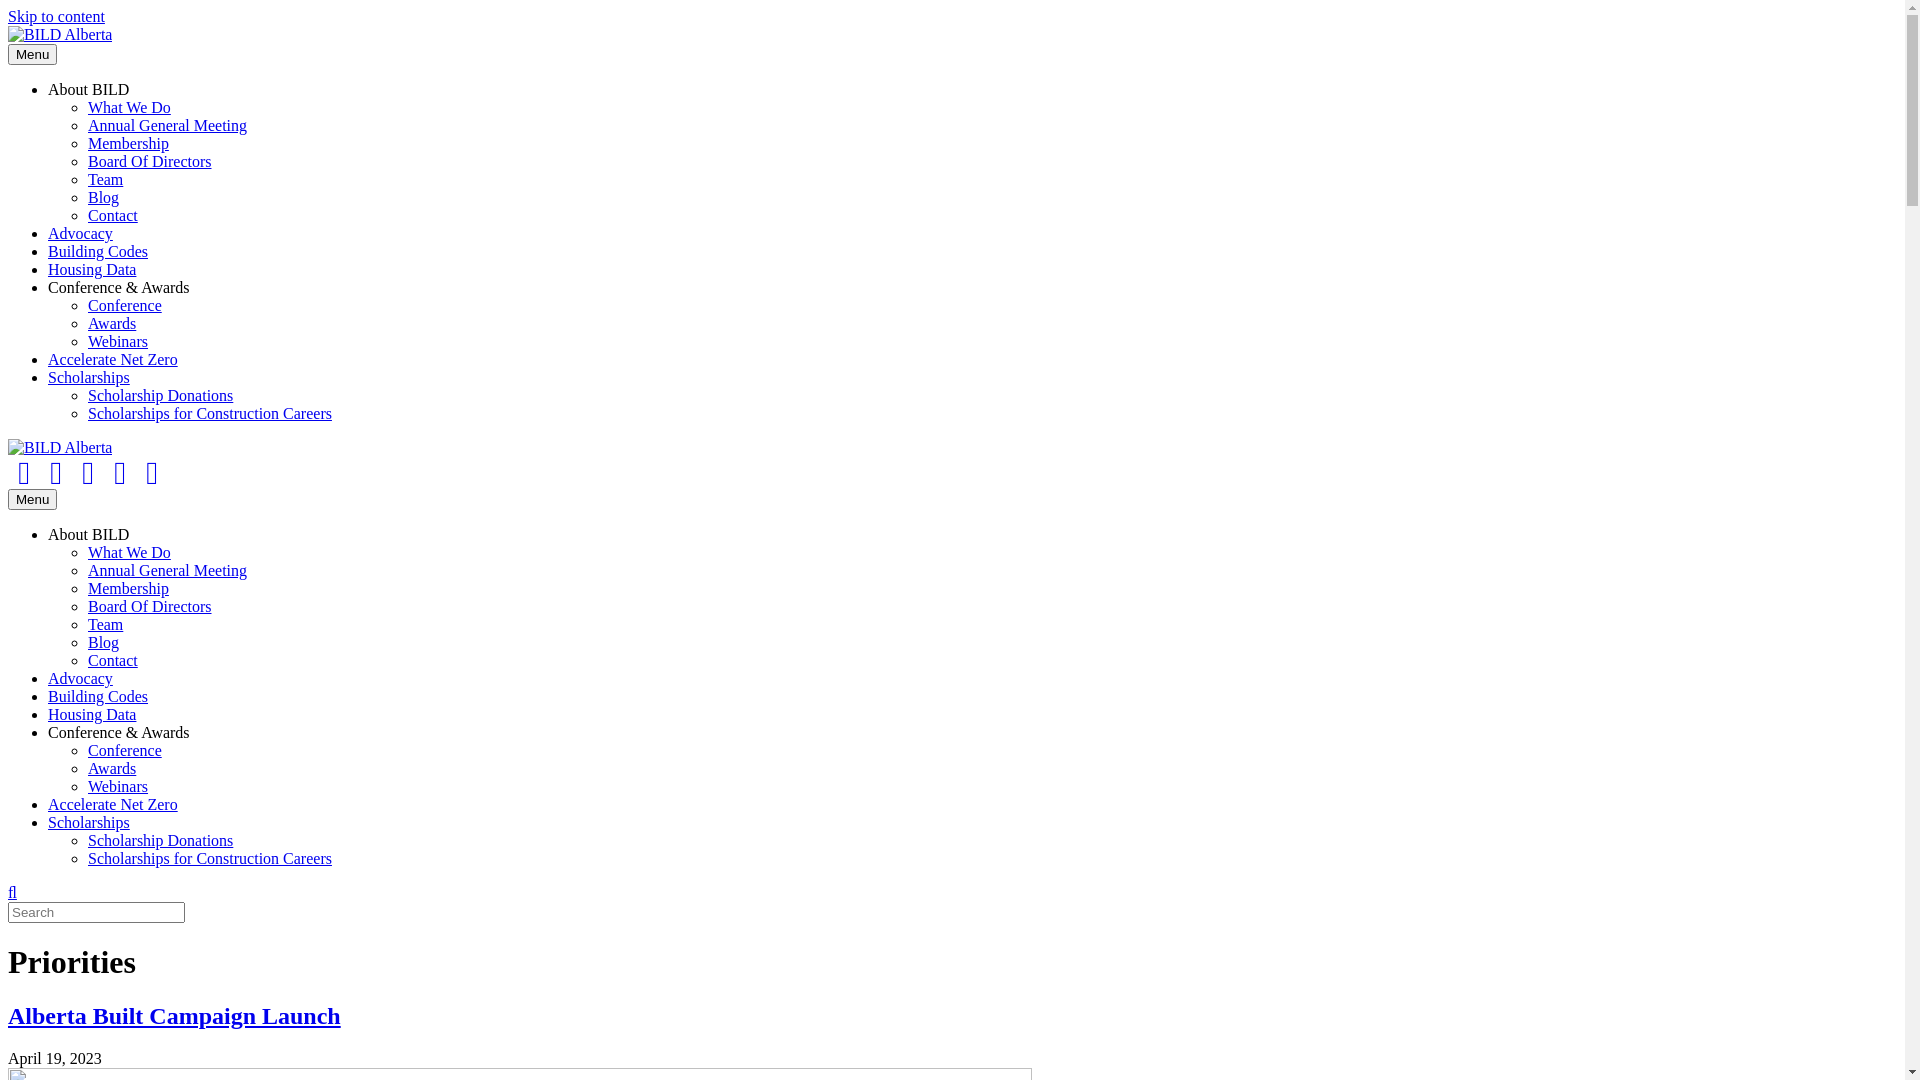 The width and height of the screenshot is (1920, 1080). Describe the element at coordinates (123, 750) in the screenshot. I see `'Conference'` at that location.